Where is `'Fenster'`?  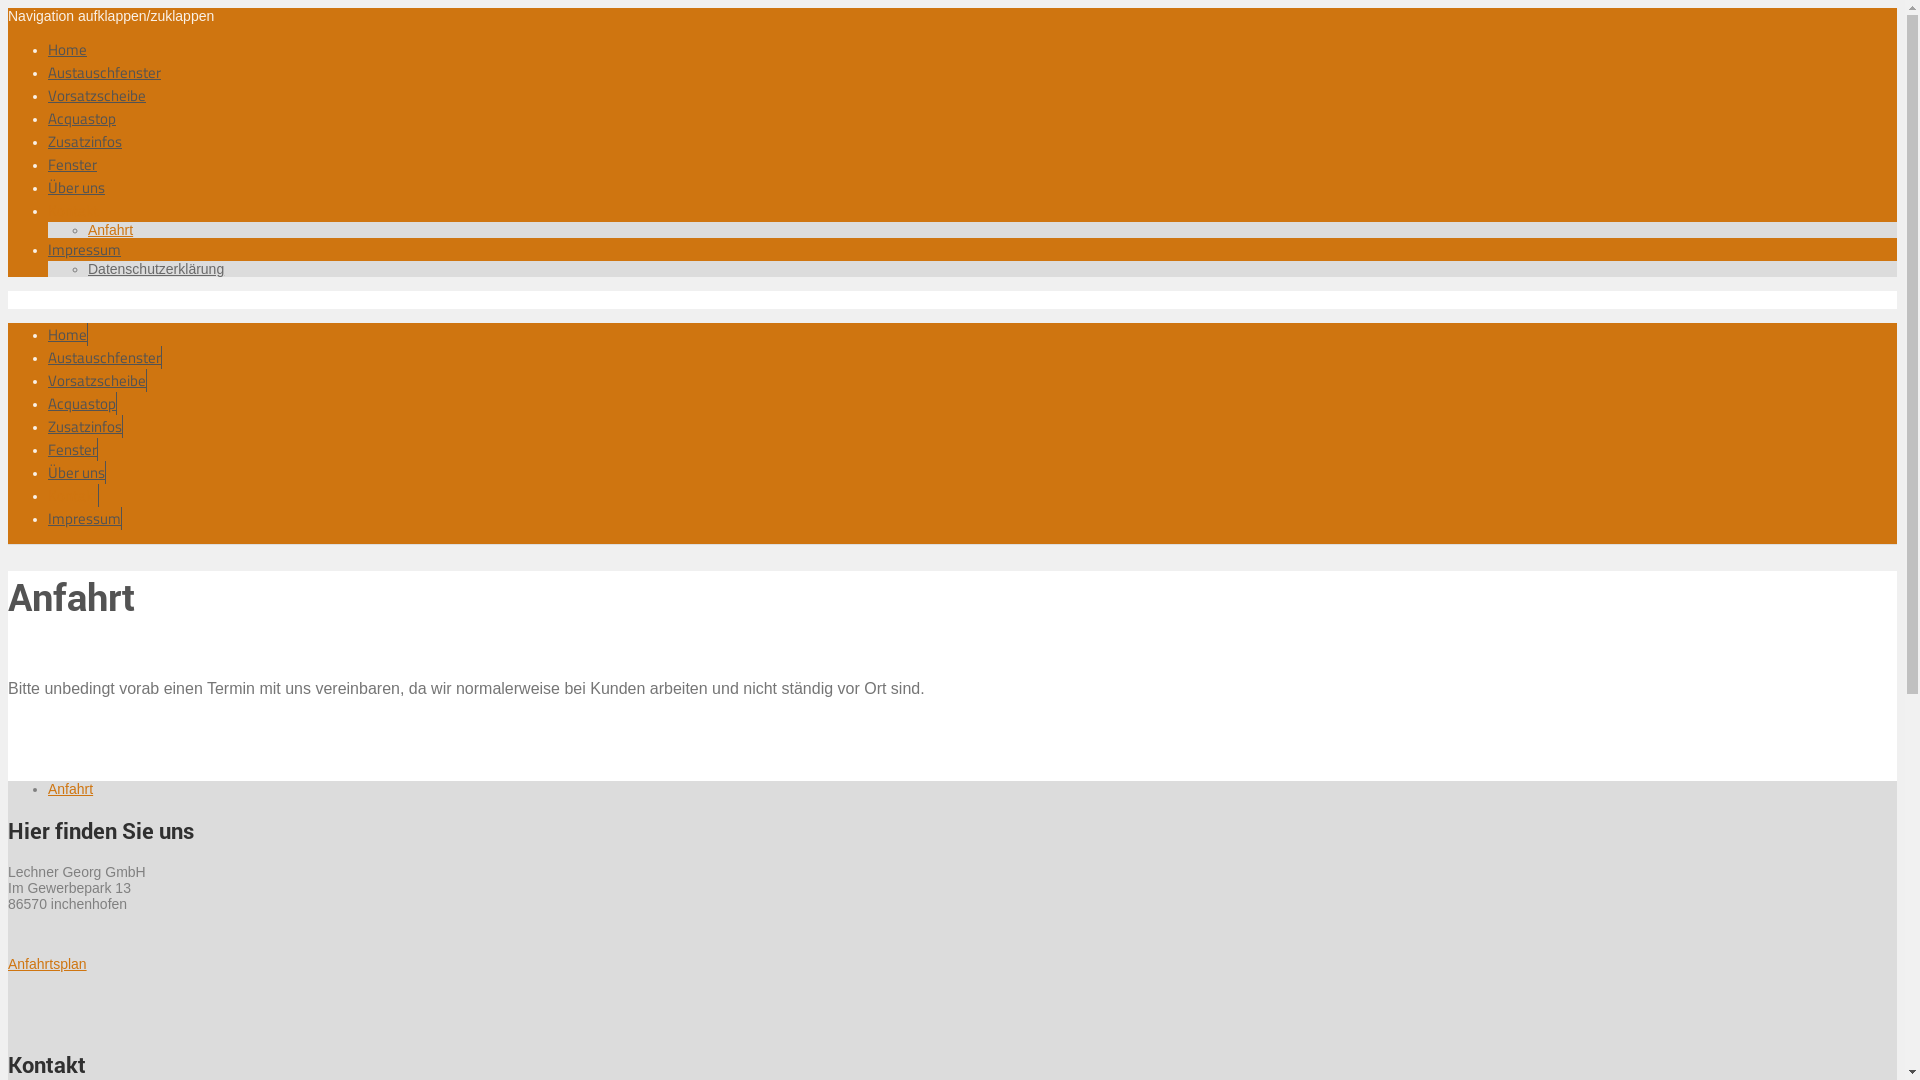
'Fenster' is located at coordinates (72, 163).